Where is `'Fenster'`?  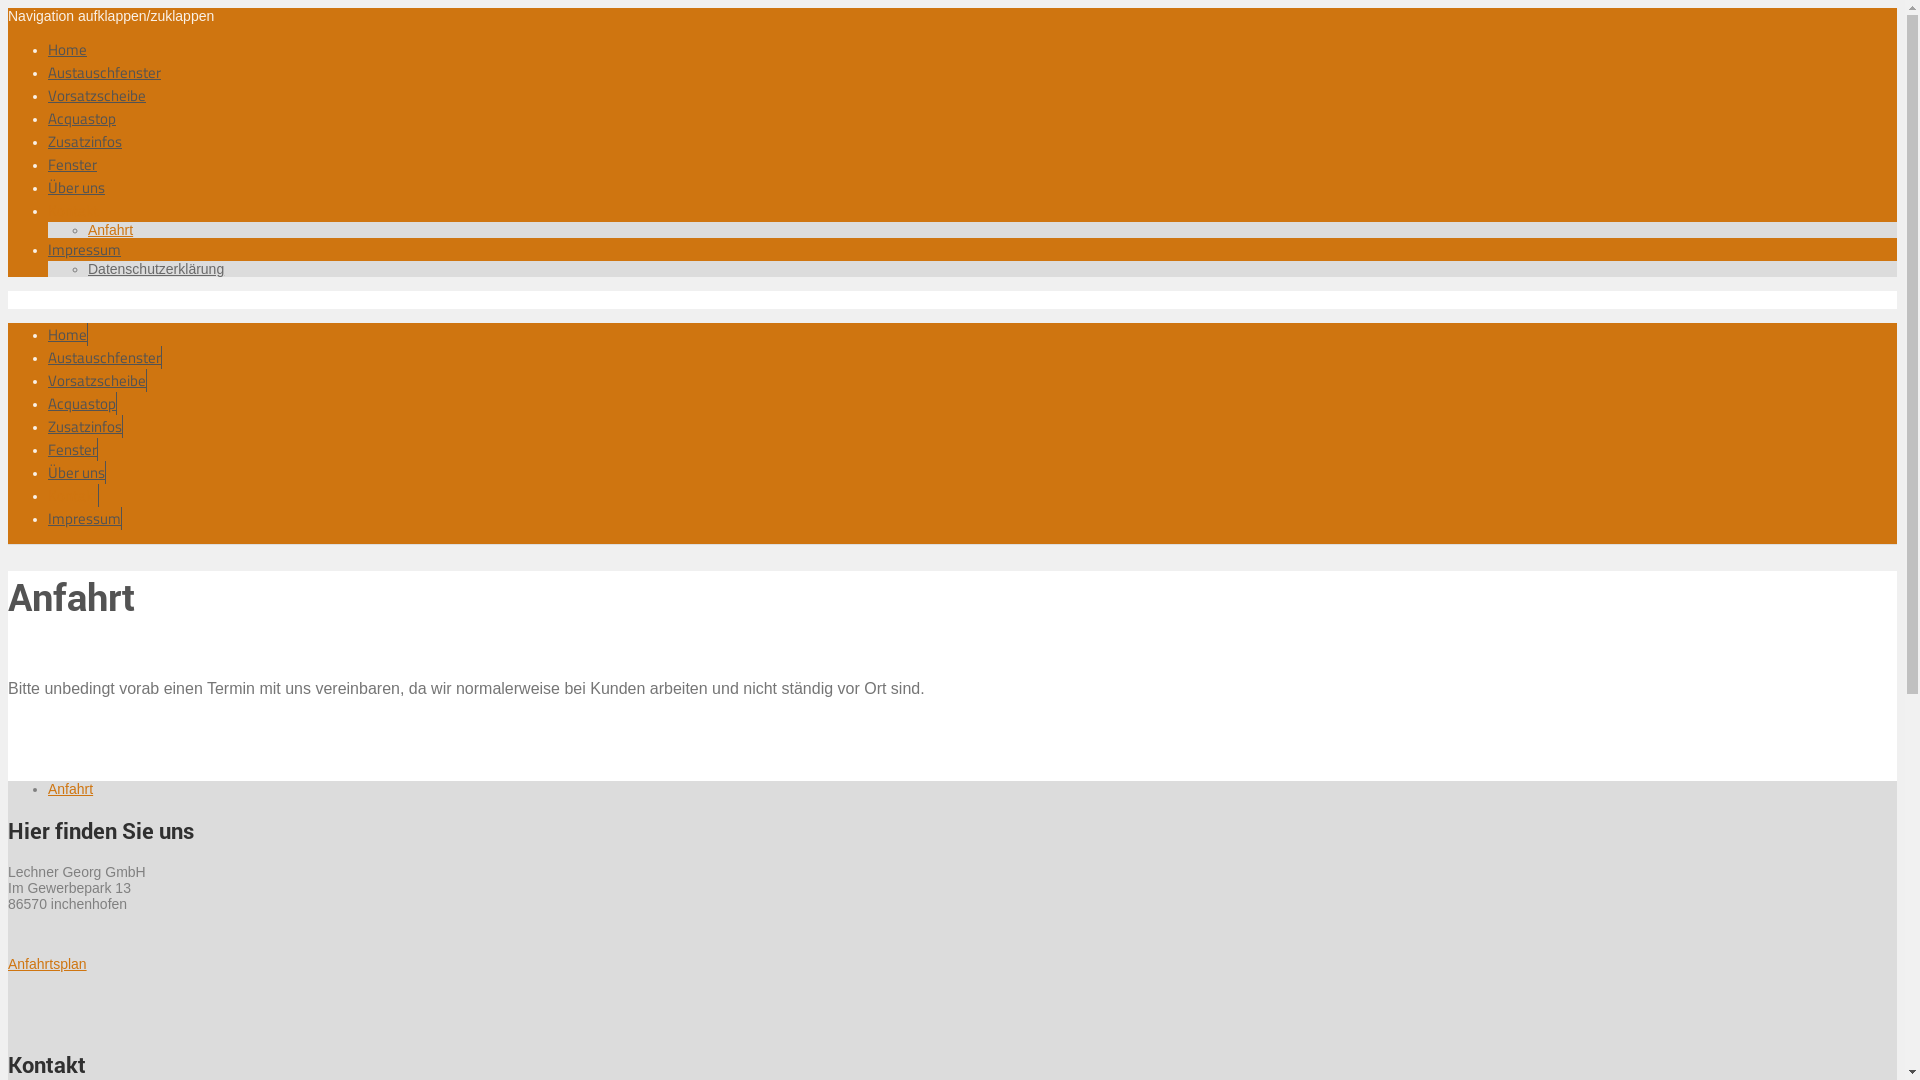
'Fenster' is located at coordinates (72, 163).